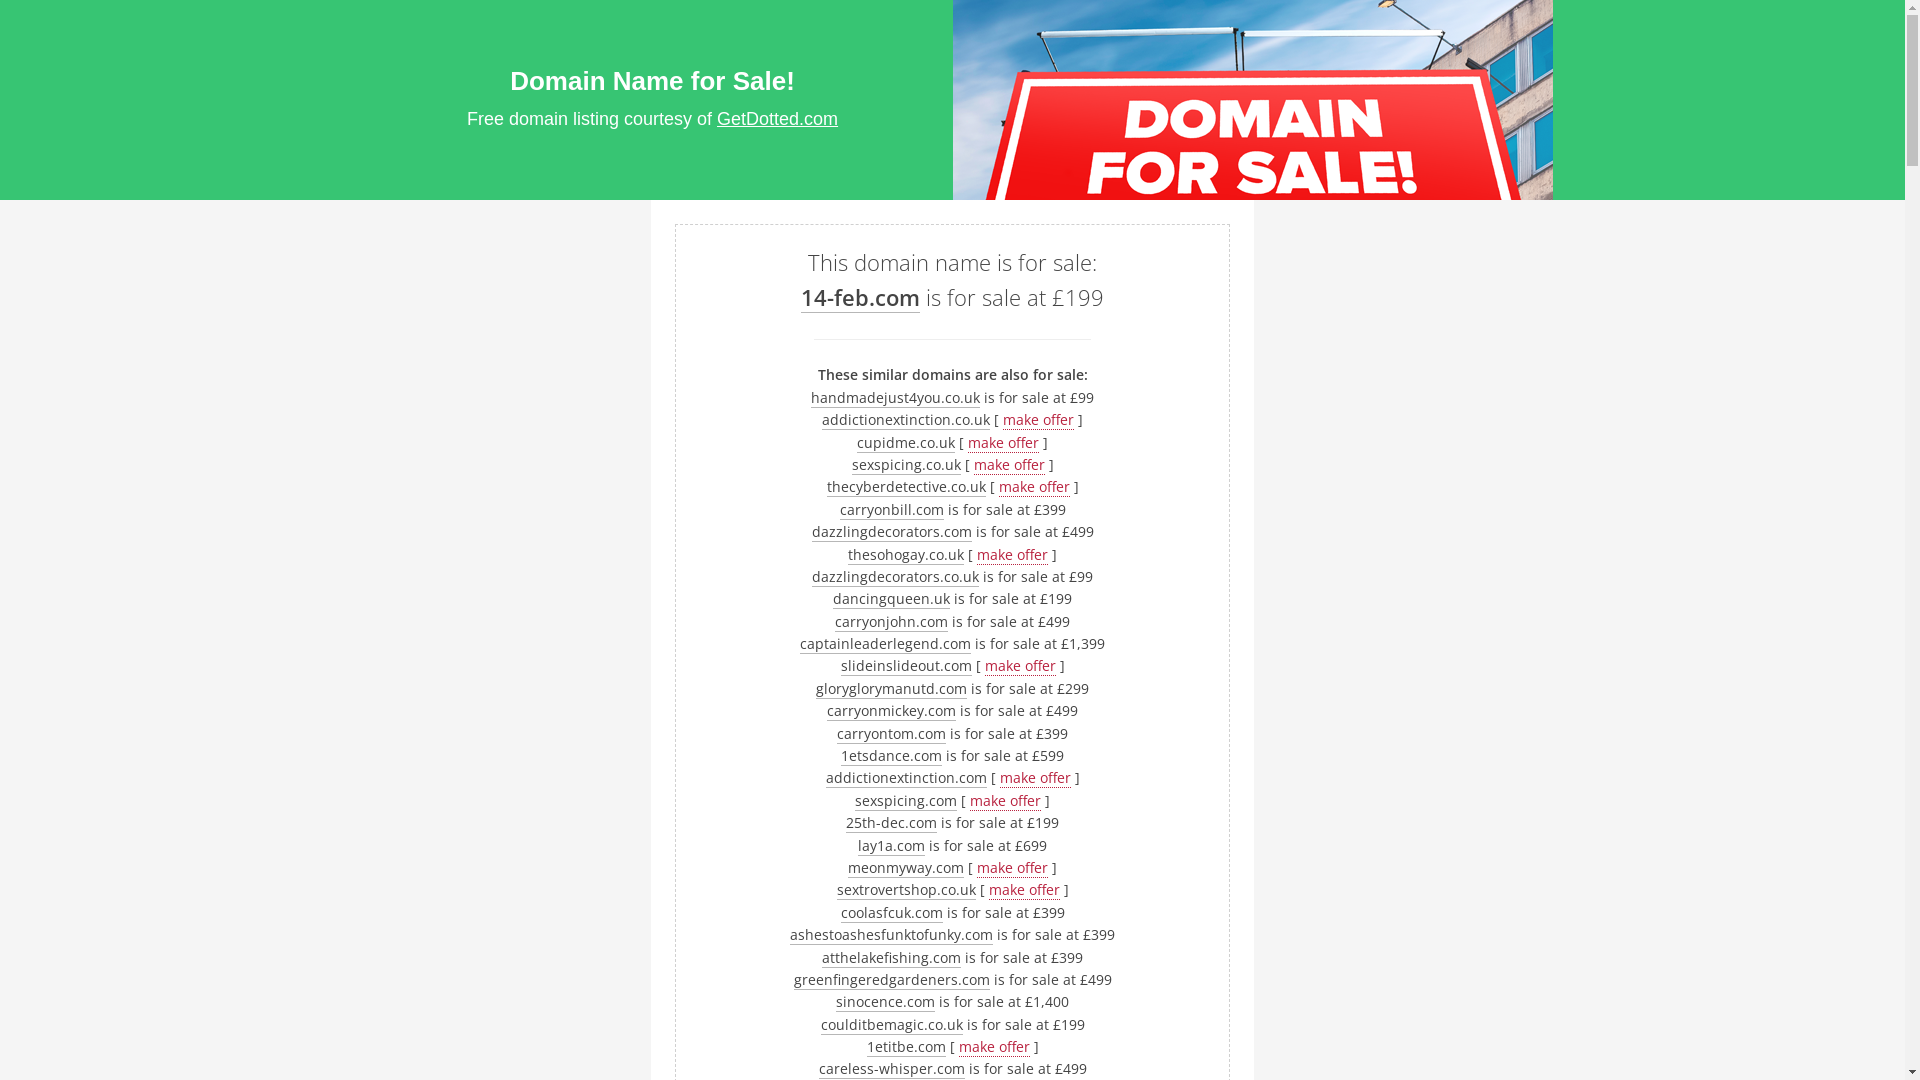 This screenshot has width=1920, height=1080. Describe the element at coordinates (891, 978) in the screenshot. I see `'greenfingeredgardeners.com'` at that location.